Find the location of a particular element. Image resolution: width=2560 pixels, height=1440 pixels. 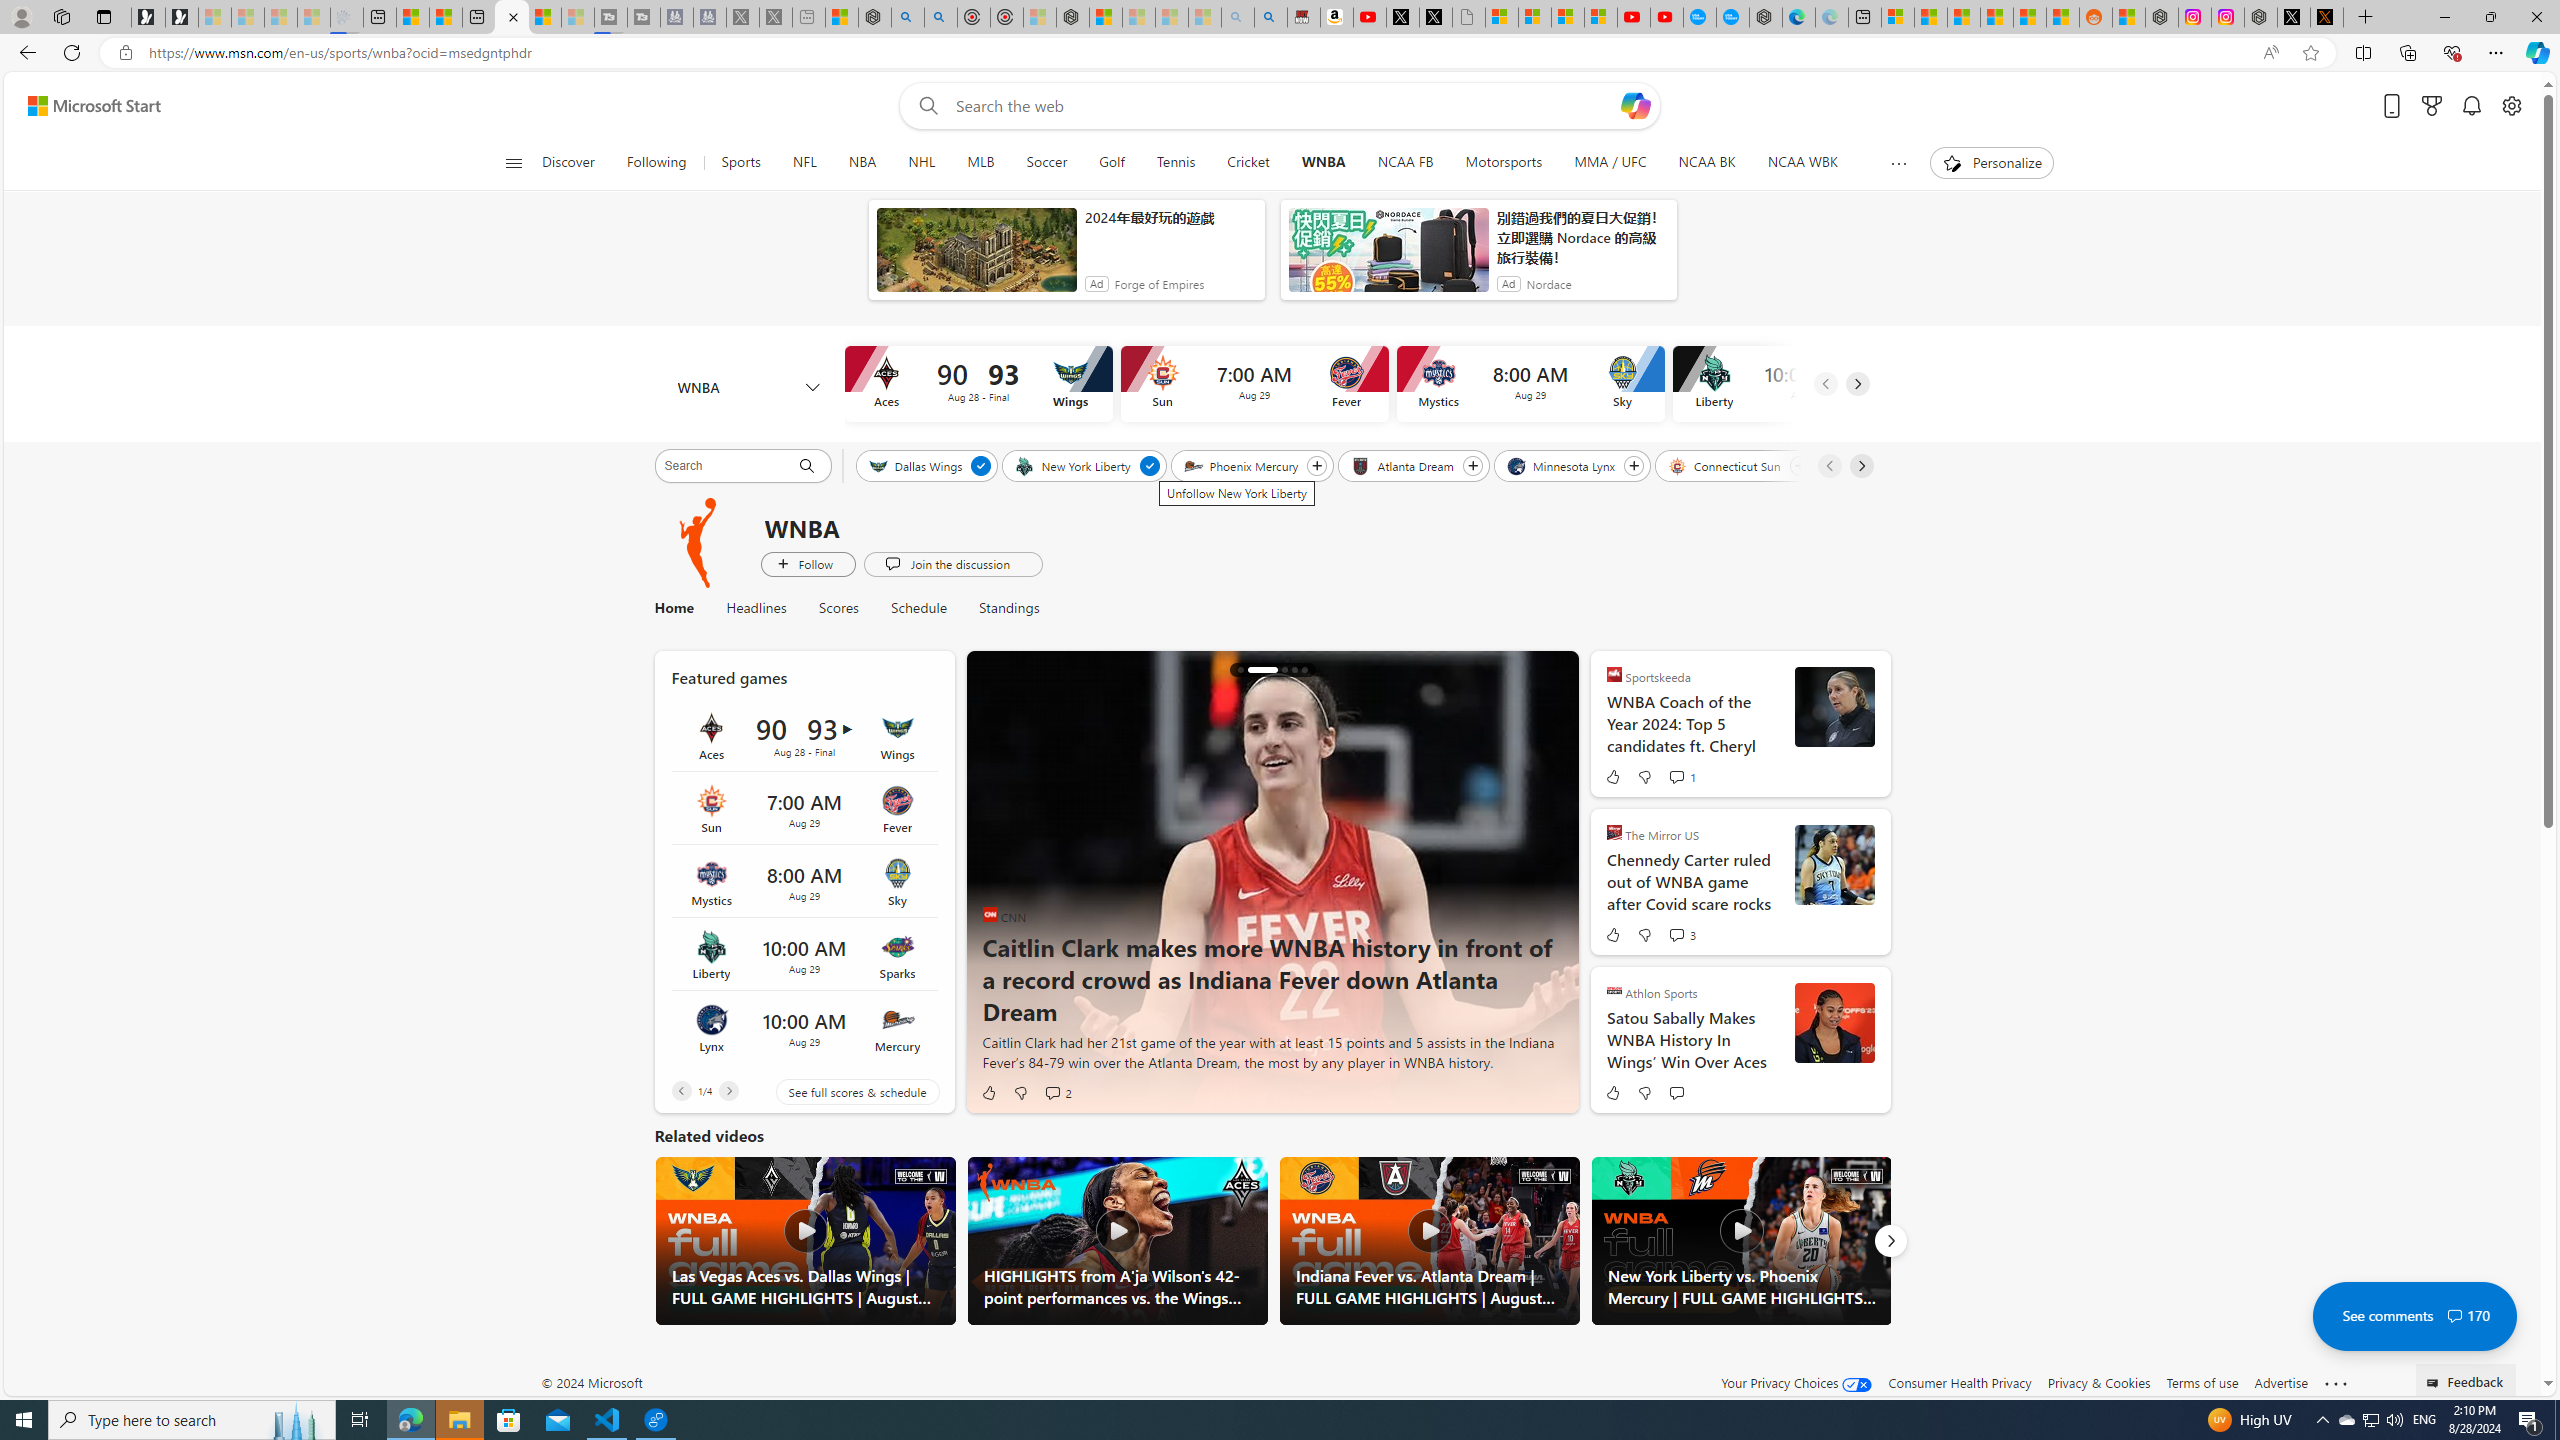

'NCAA WBK' is located at coordinates (1801, 162).